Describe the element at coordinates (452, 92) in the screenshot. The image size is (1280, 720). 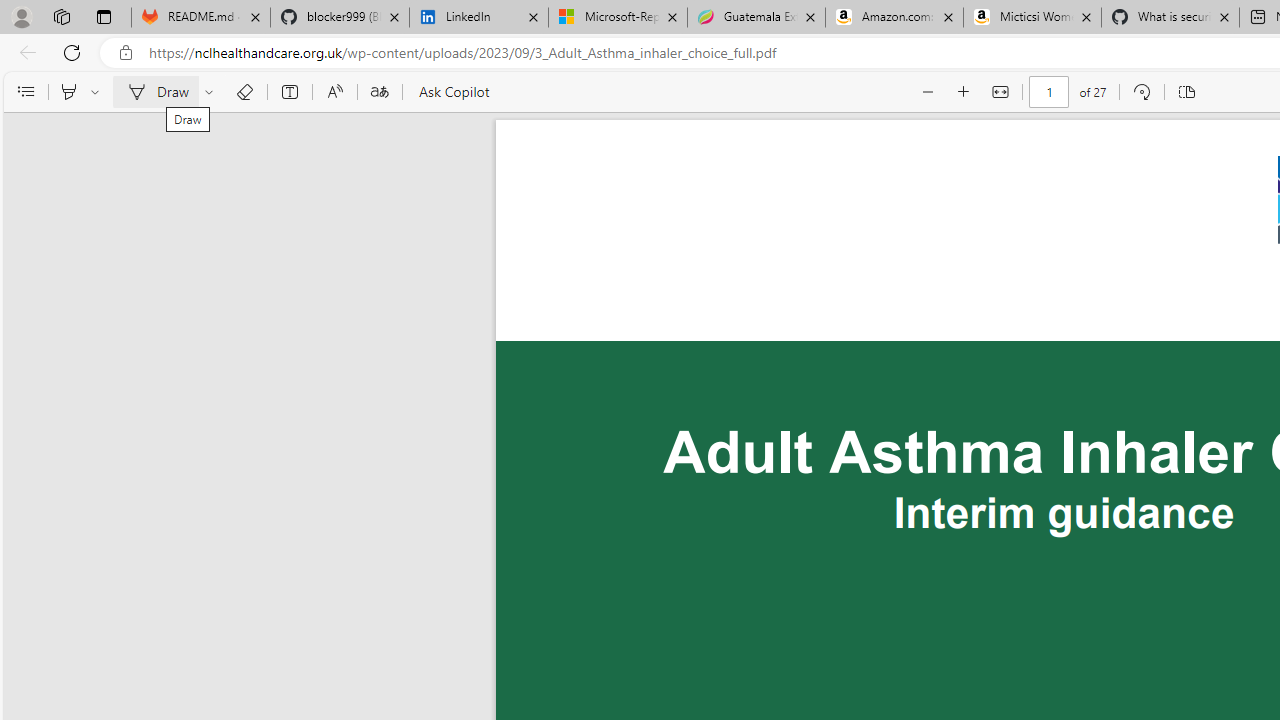
I see `'Ask Copilot'` at that location.